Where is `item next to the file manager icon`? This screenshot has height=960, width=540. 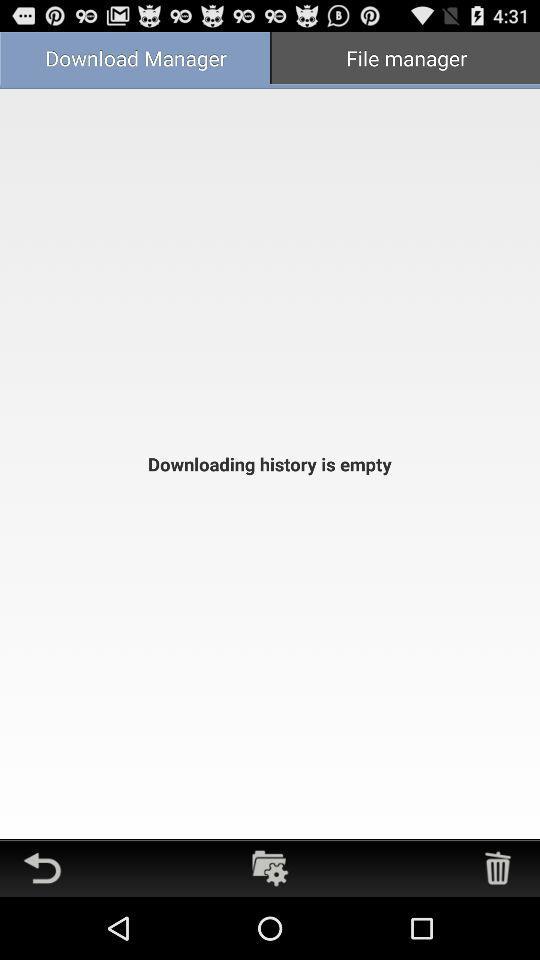 item next to the file manager icon is located at coordinates (135, 59).